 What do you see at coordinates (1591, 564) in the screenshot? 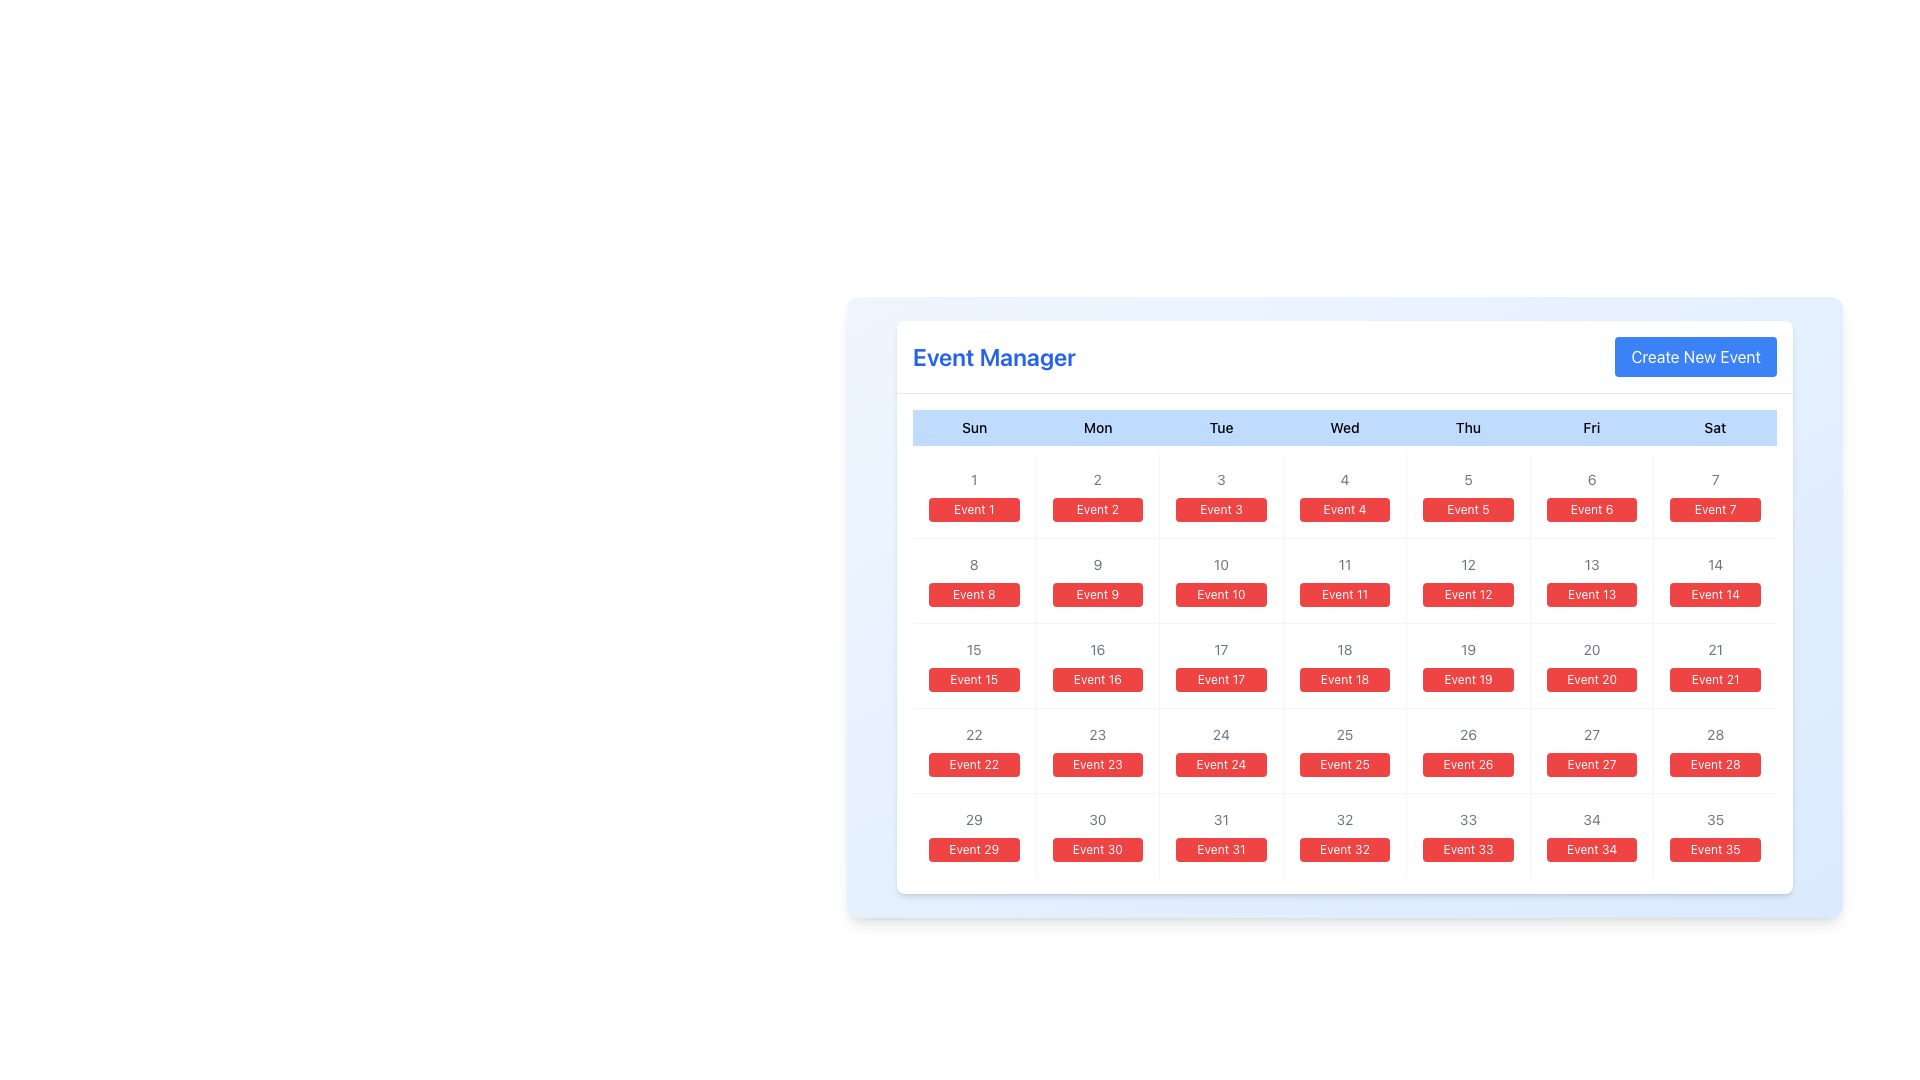
I see `the gray number '13' text label displayed above the red button labeled 'Event 13' in the calendar layout for the 13th day, located in the Friday column of the second week` at bounding box center [1591, 564].